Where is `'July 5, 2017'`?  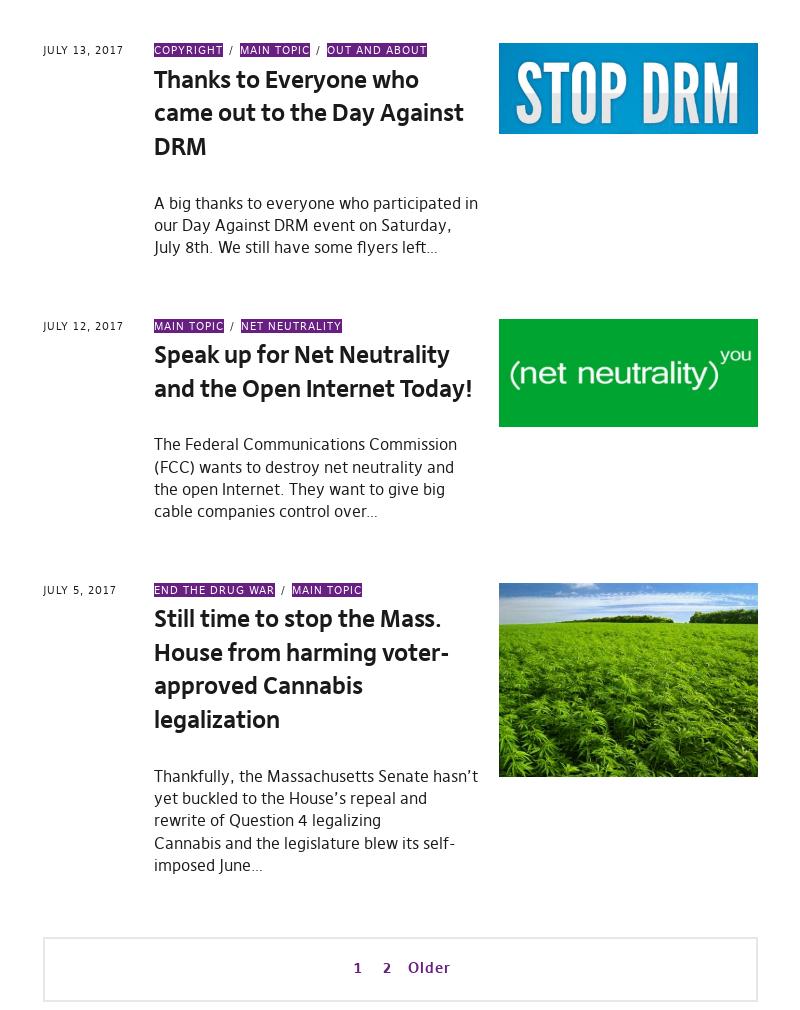
'July 5, 2017' is located at coordinates (78, 588).